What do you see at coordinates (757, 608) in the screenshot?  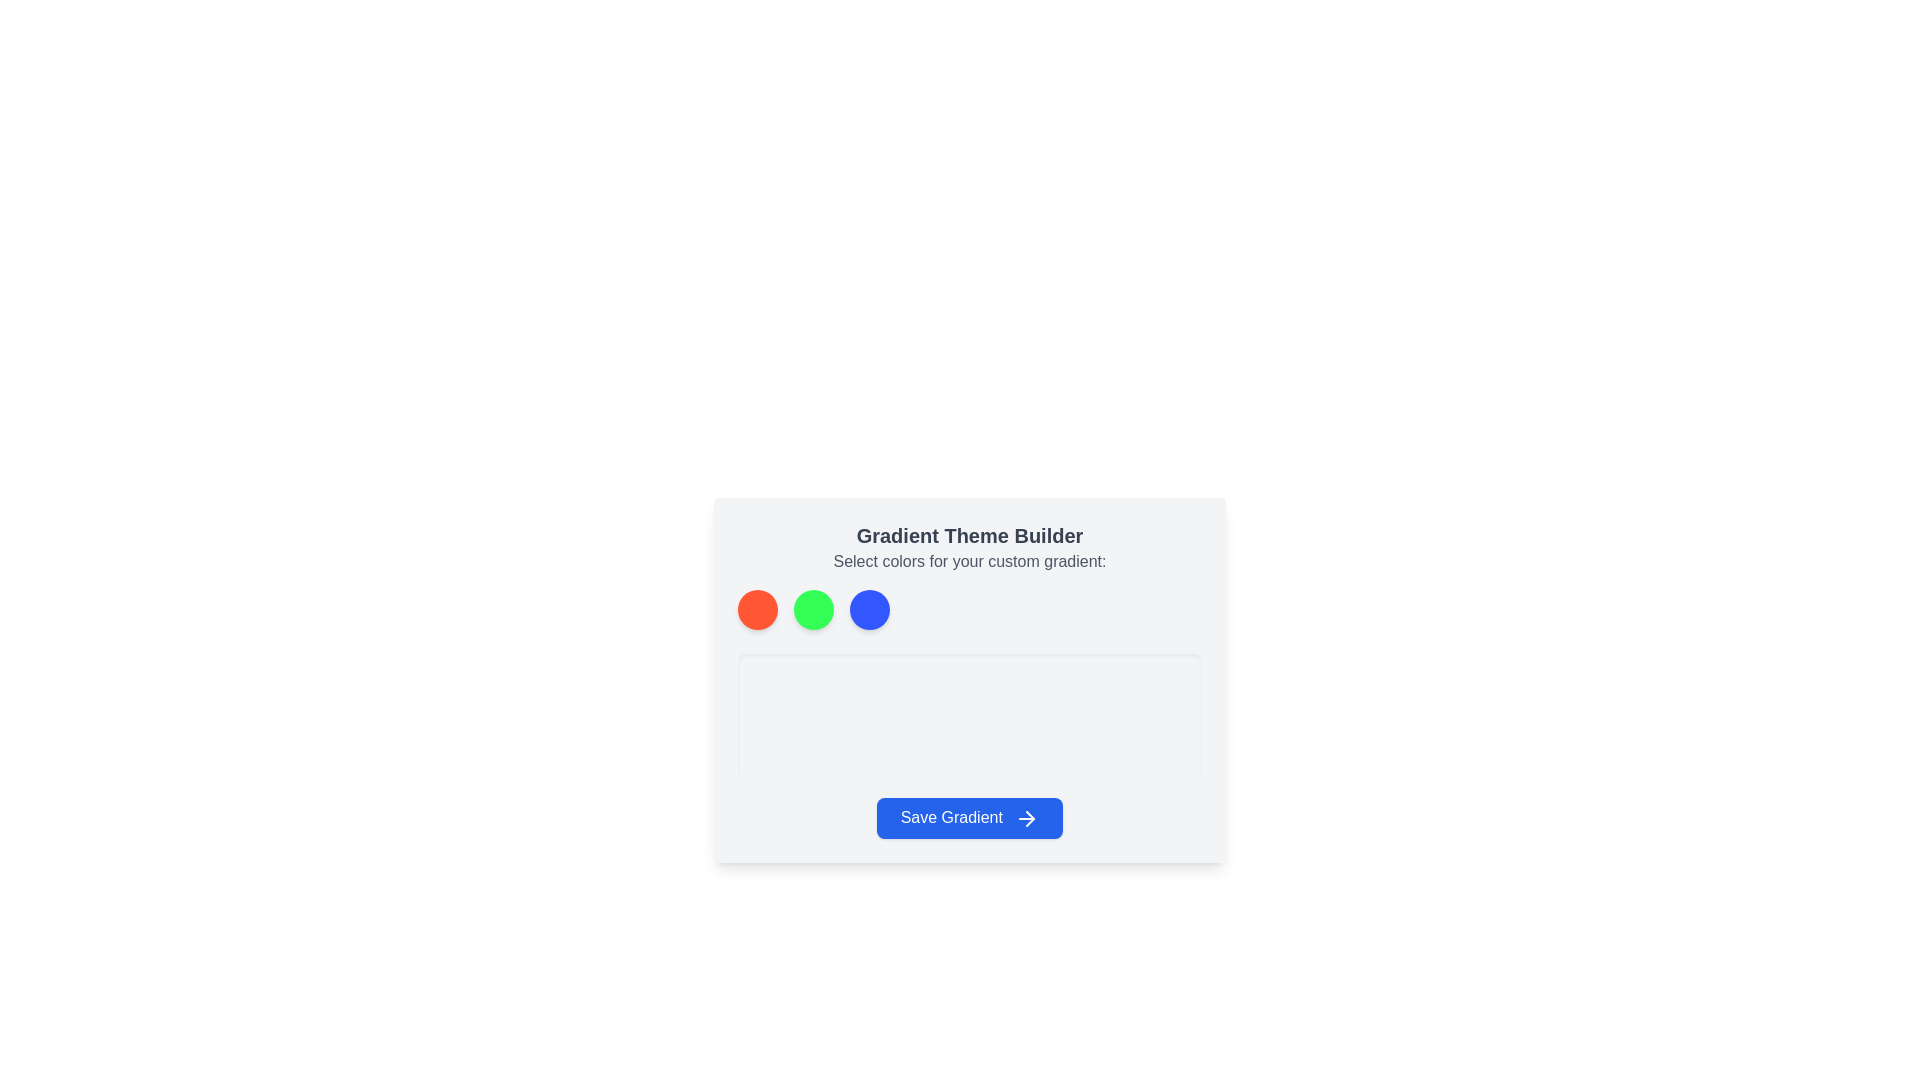 I see `the vibrant orange circular button located above the 'Gradient Theme Builder'` at bounding box center [757, 608].